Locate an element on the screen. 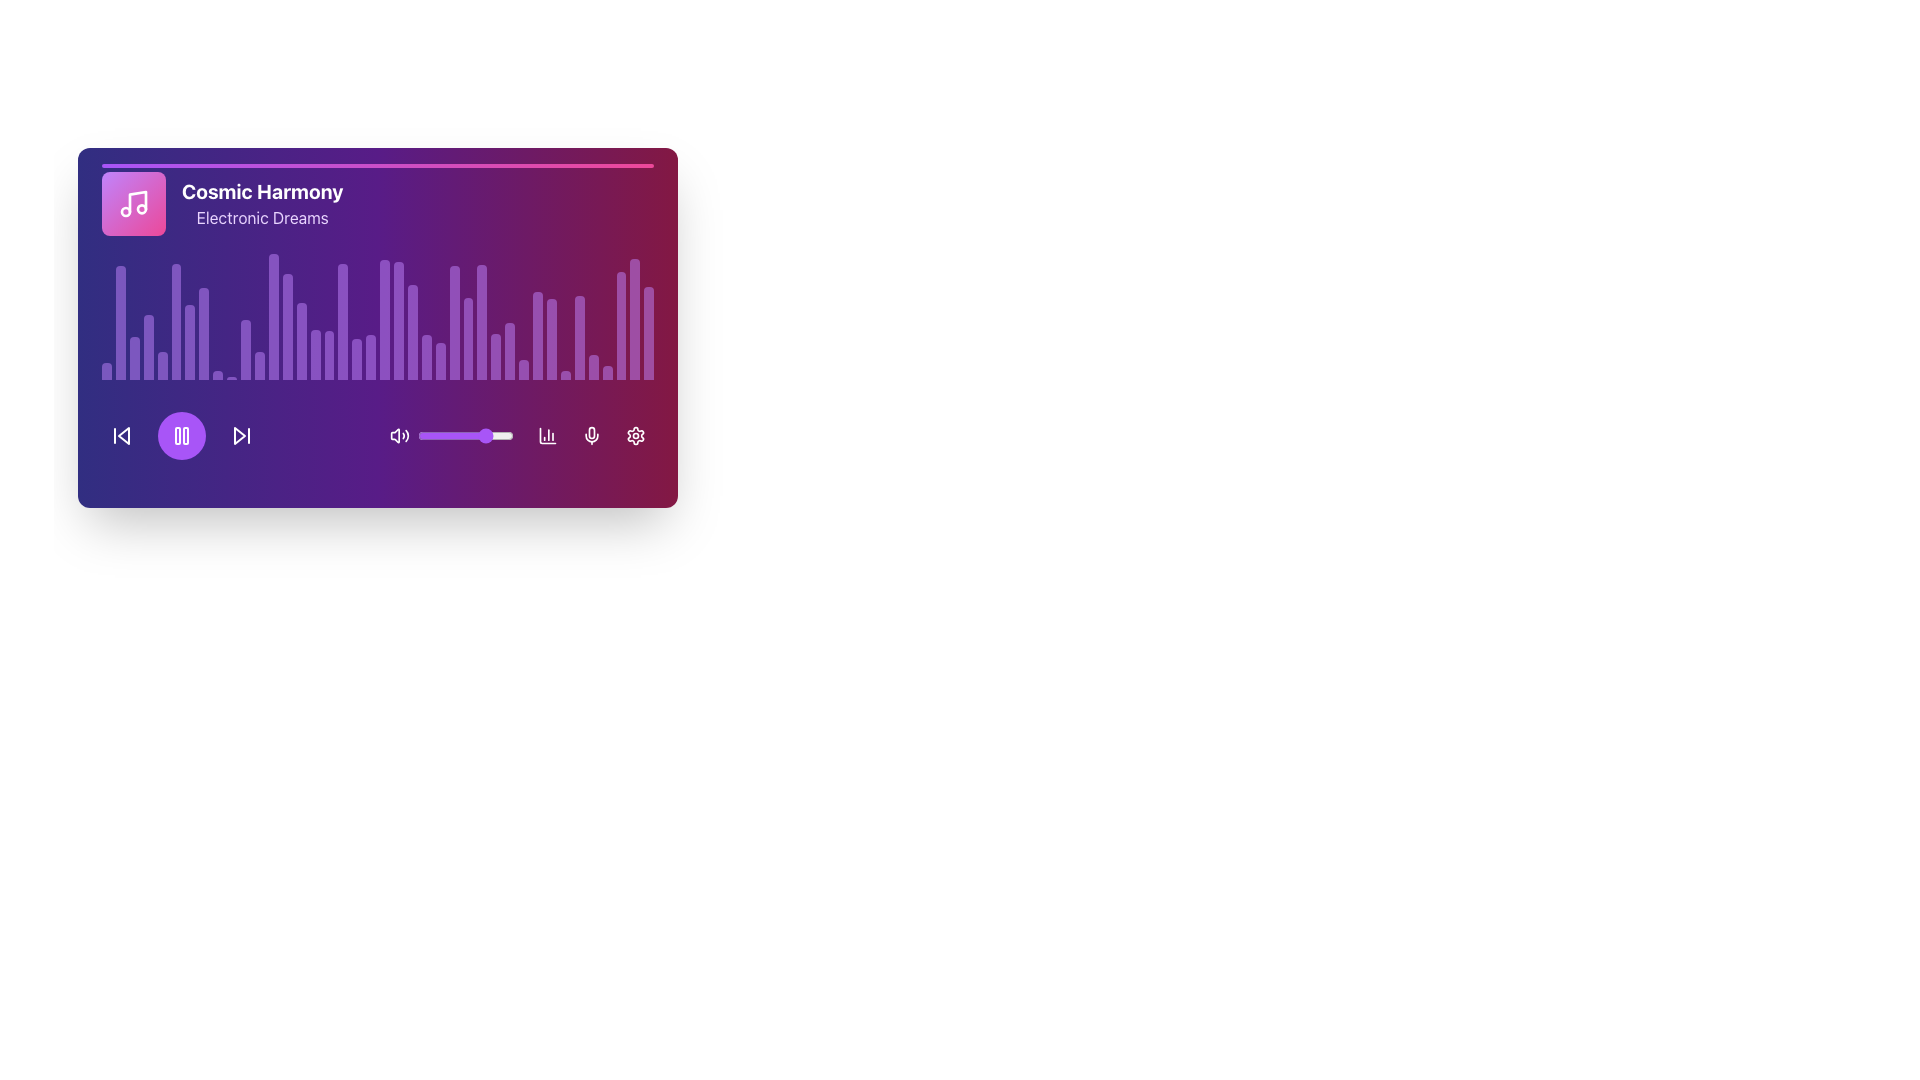  the dynamic height changes of the third bar from the left in the audio visualization section of the music player interface is located at coordinates (133, 357).